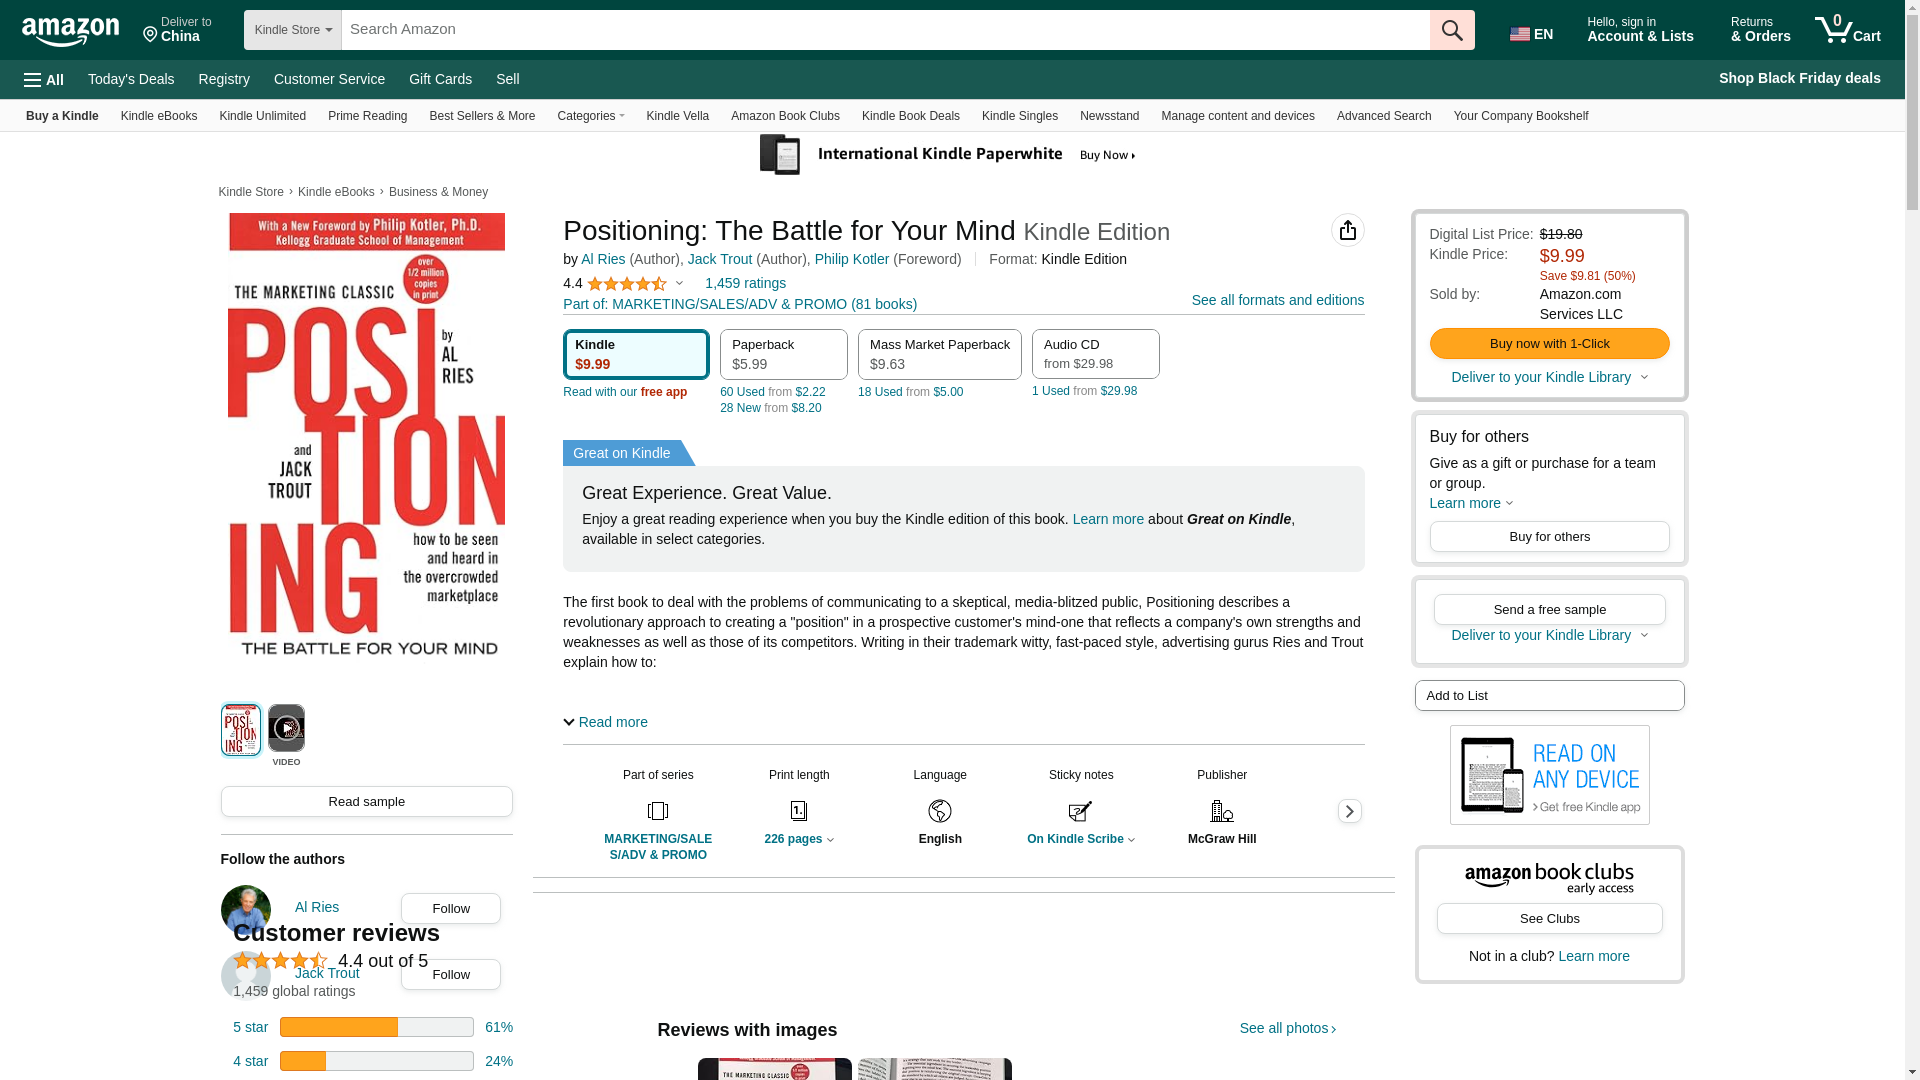 The width and height of the screenshot is (1920, 1080). I want to click on 'Buy now with 1-Click', so click(1548, 342).